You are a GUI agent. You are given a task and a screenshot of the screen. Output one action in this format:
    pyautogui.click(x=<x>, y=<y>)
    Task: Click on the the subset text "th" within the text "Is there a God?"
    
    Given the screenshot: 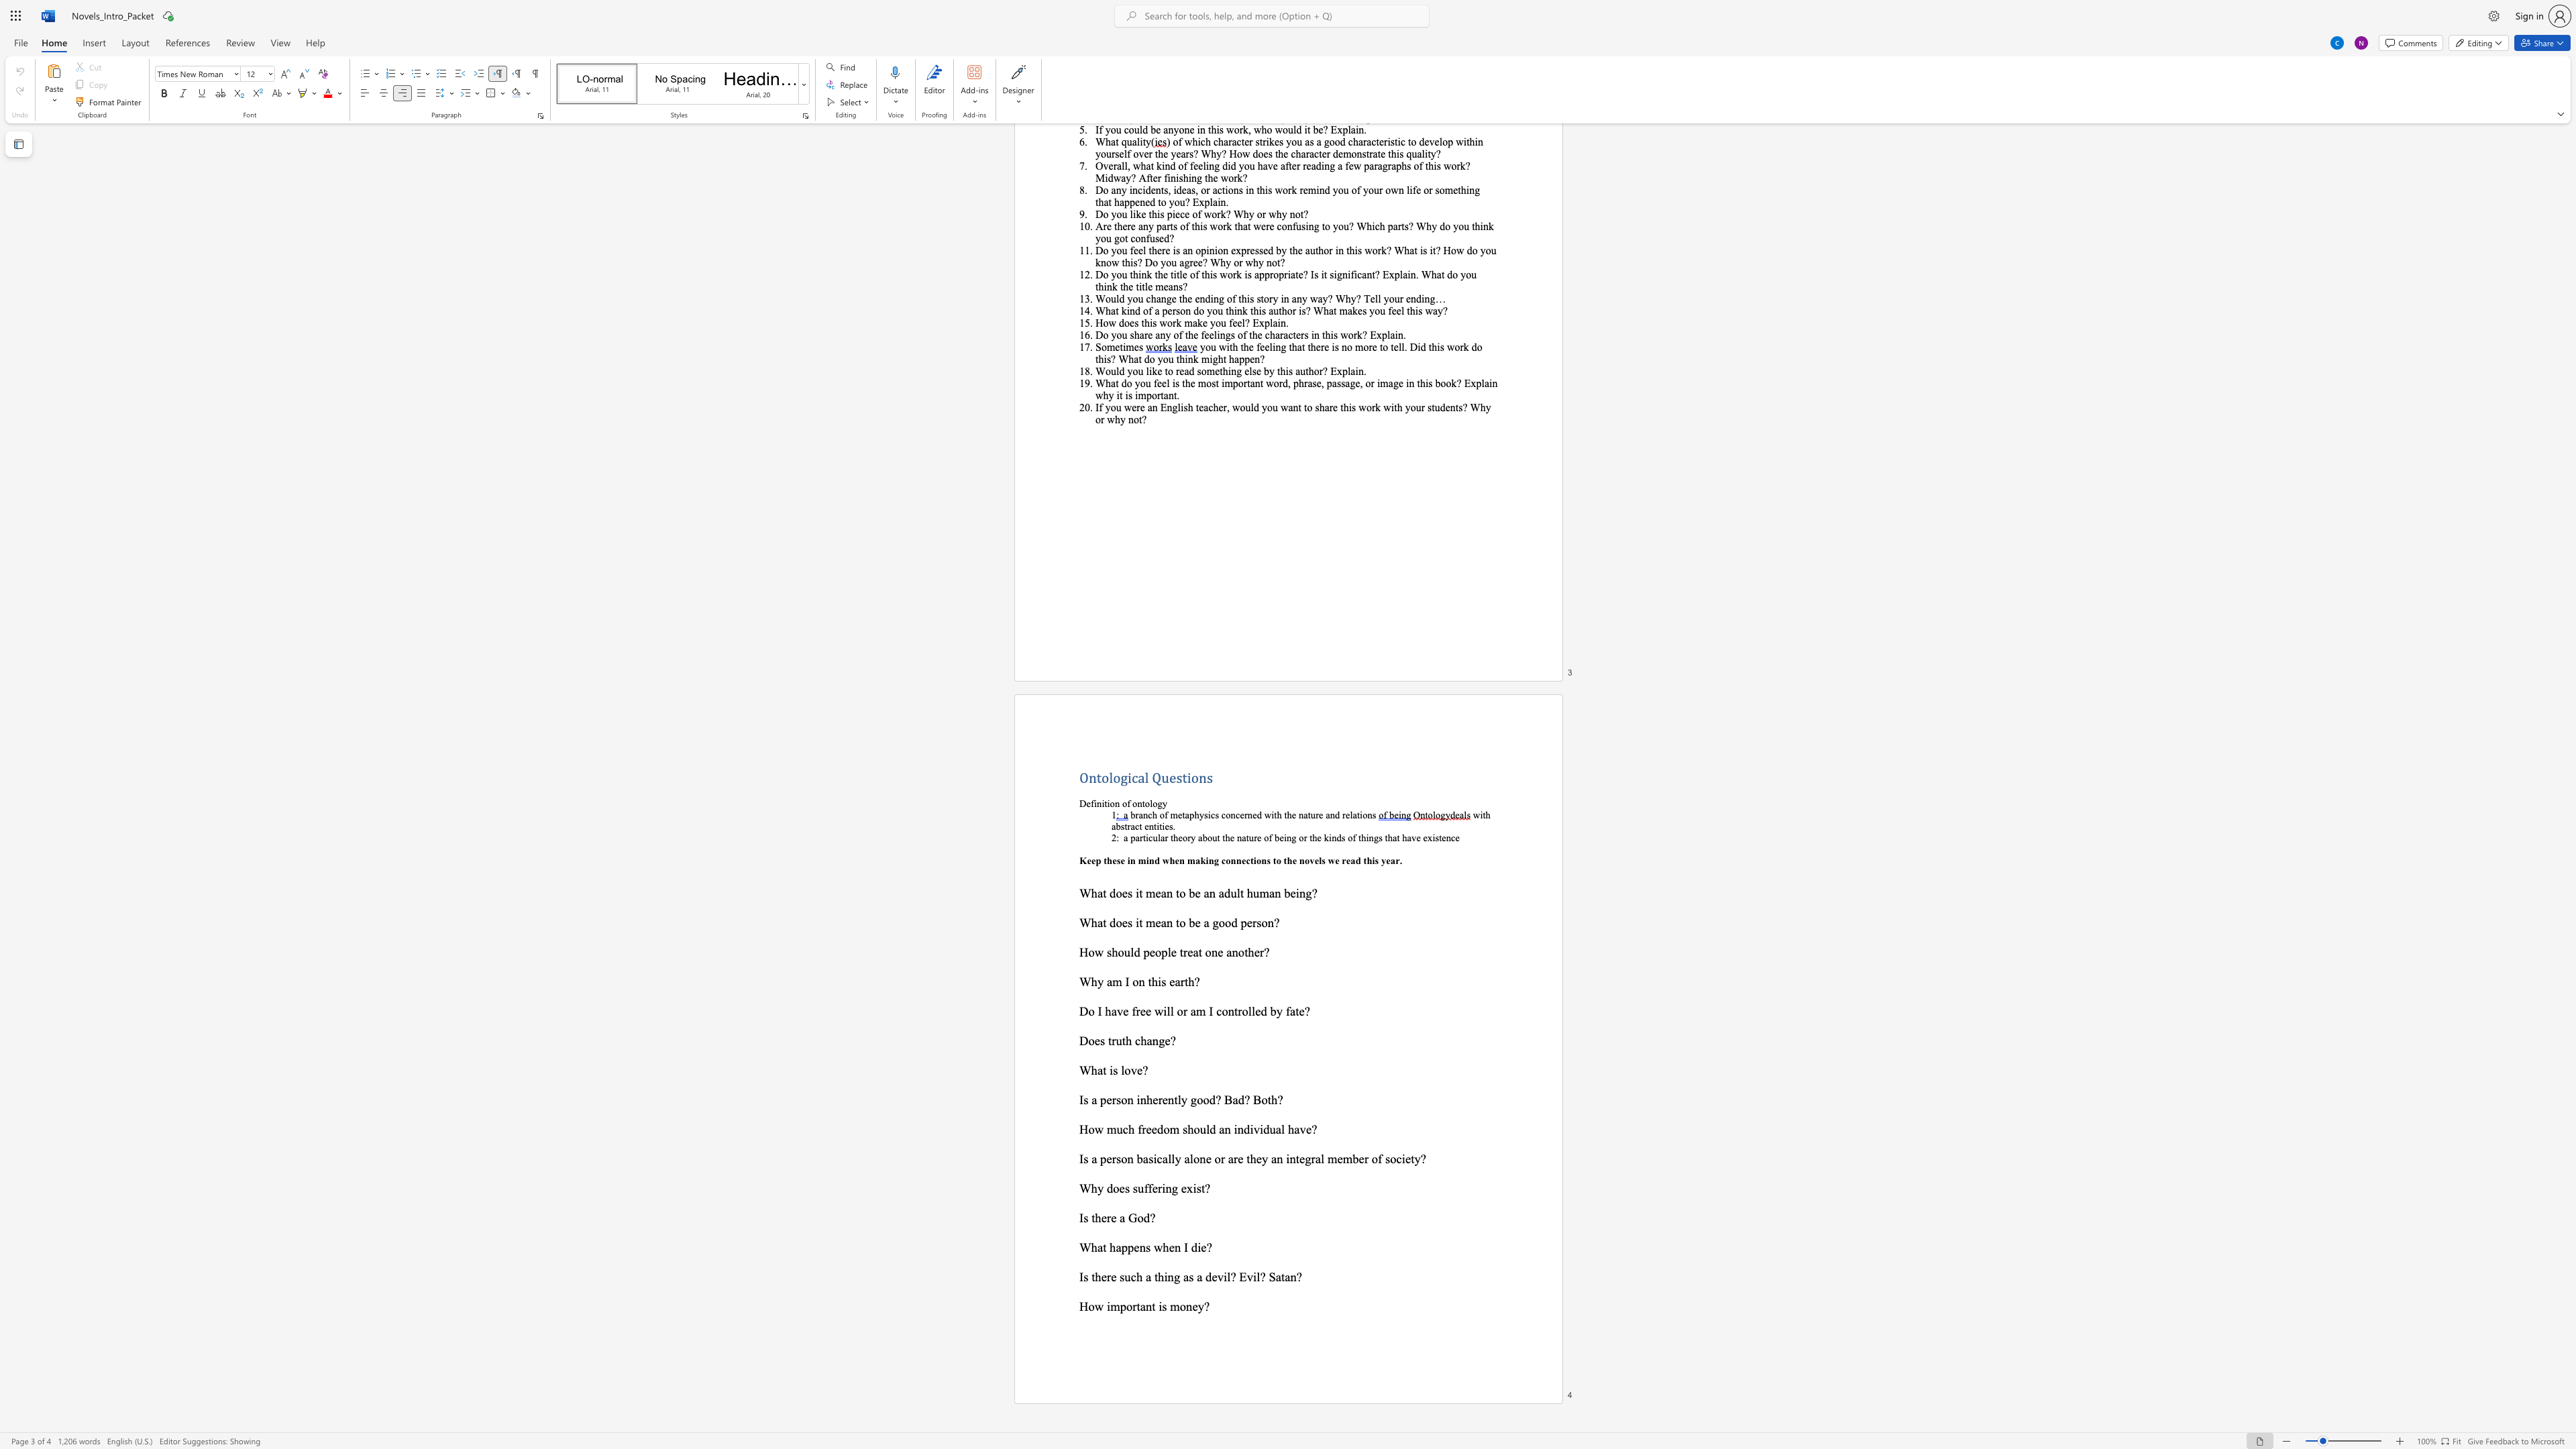 What is the action you would take?
    pyautogui.click(x=1091, y=1218)
    